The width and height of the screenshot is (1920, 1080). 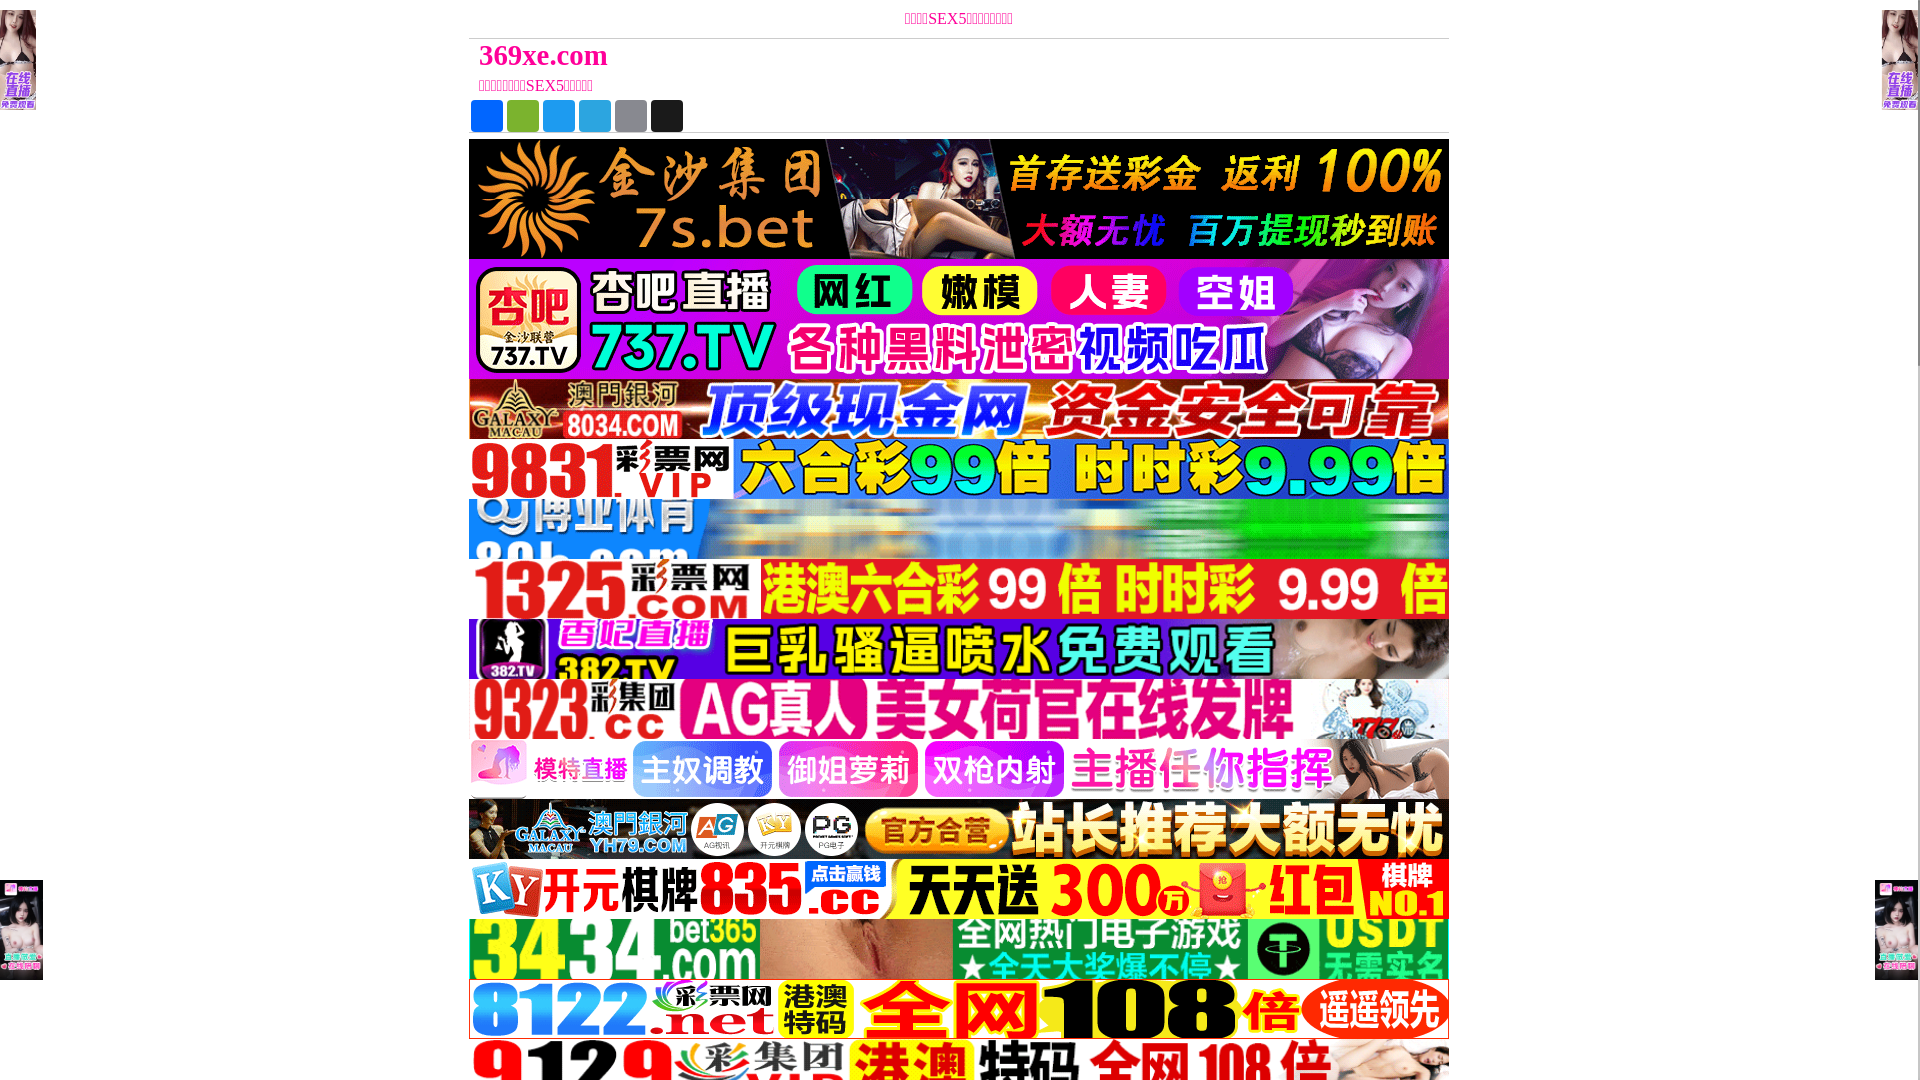 What do you see at coordinates (541, 115) in the screenshot?
I see `'Twitter'` at bounding box center [541, 115].